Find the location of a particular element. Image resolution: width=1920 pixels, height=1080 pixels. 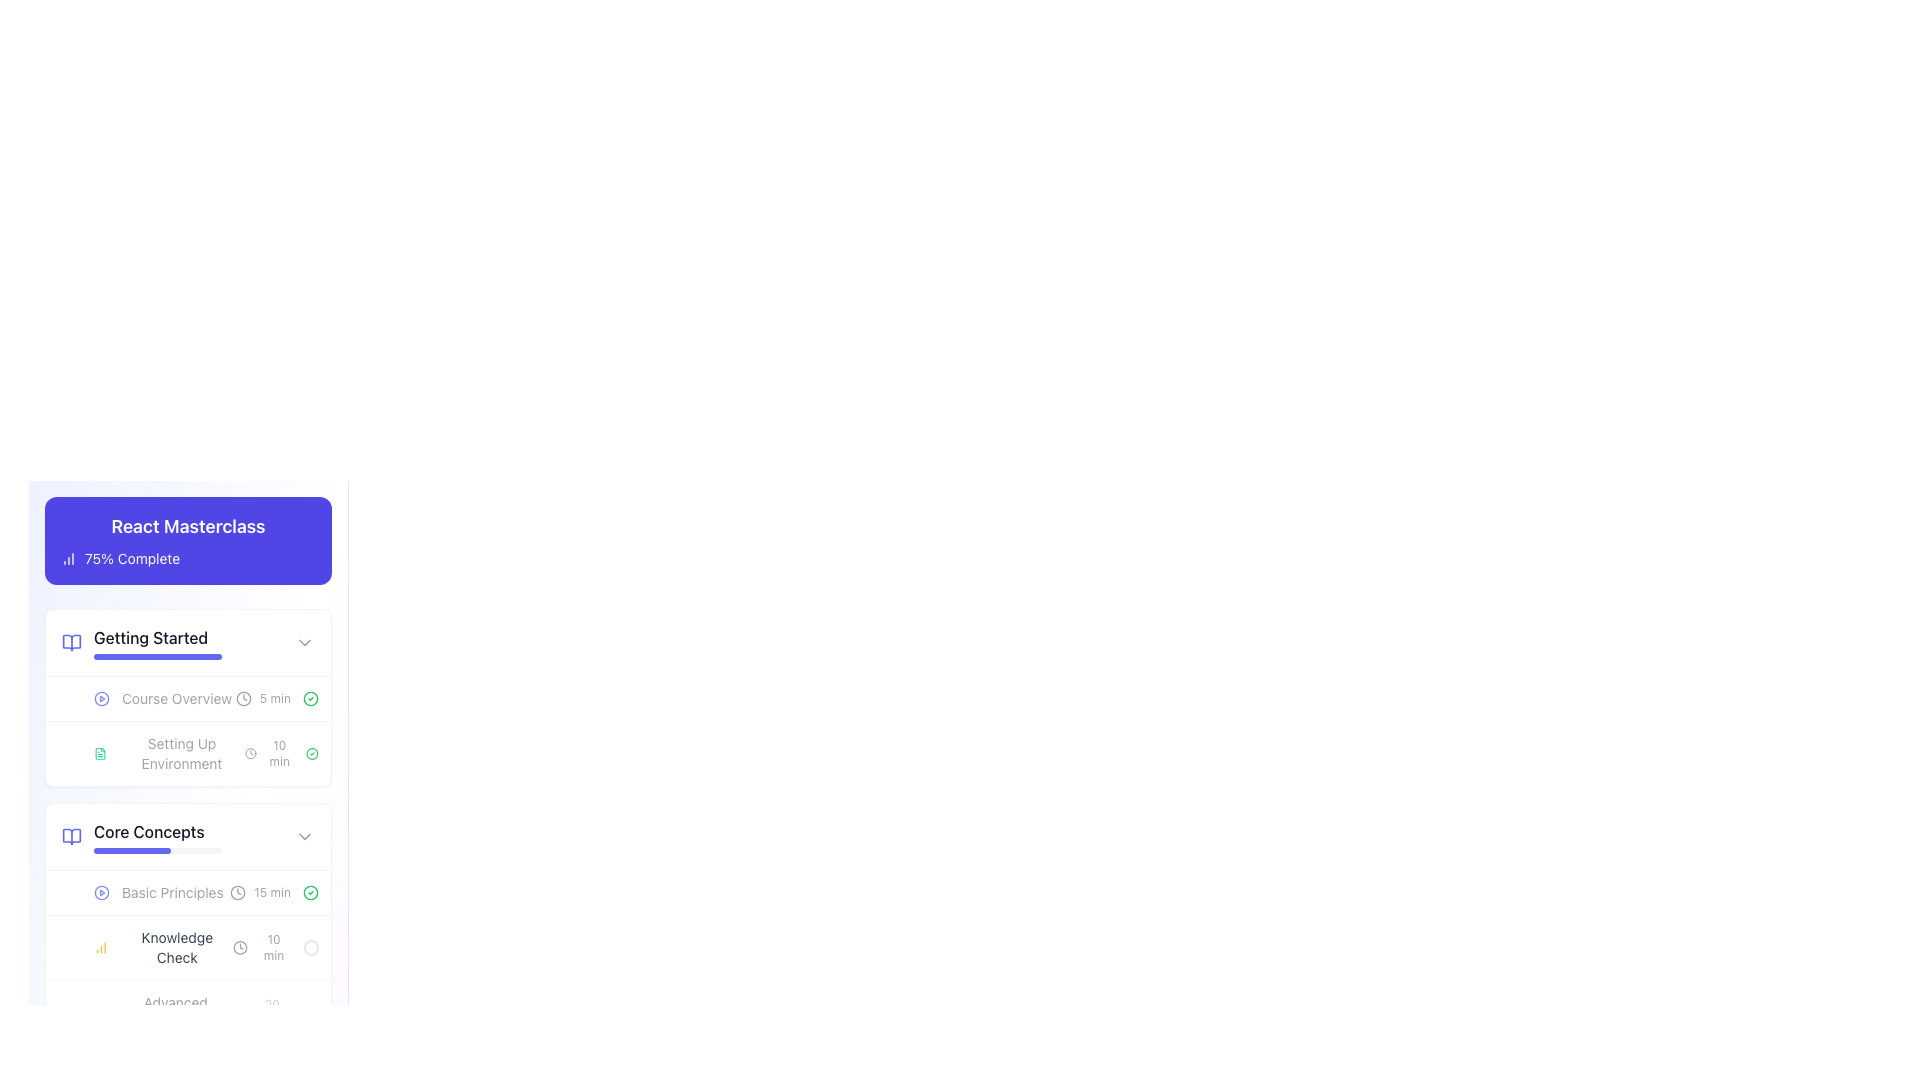

the icon associated with the 'Core Concepts' section is located at coordinates (141, 837).